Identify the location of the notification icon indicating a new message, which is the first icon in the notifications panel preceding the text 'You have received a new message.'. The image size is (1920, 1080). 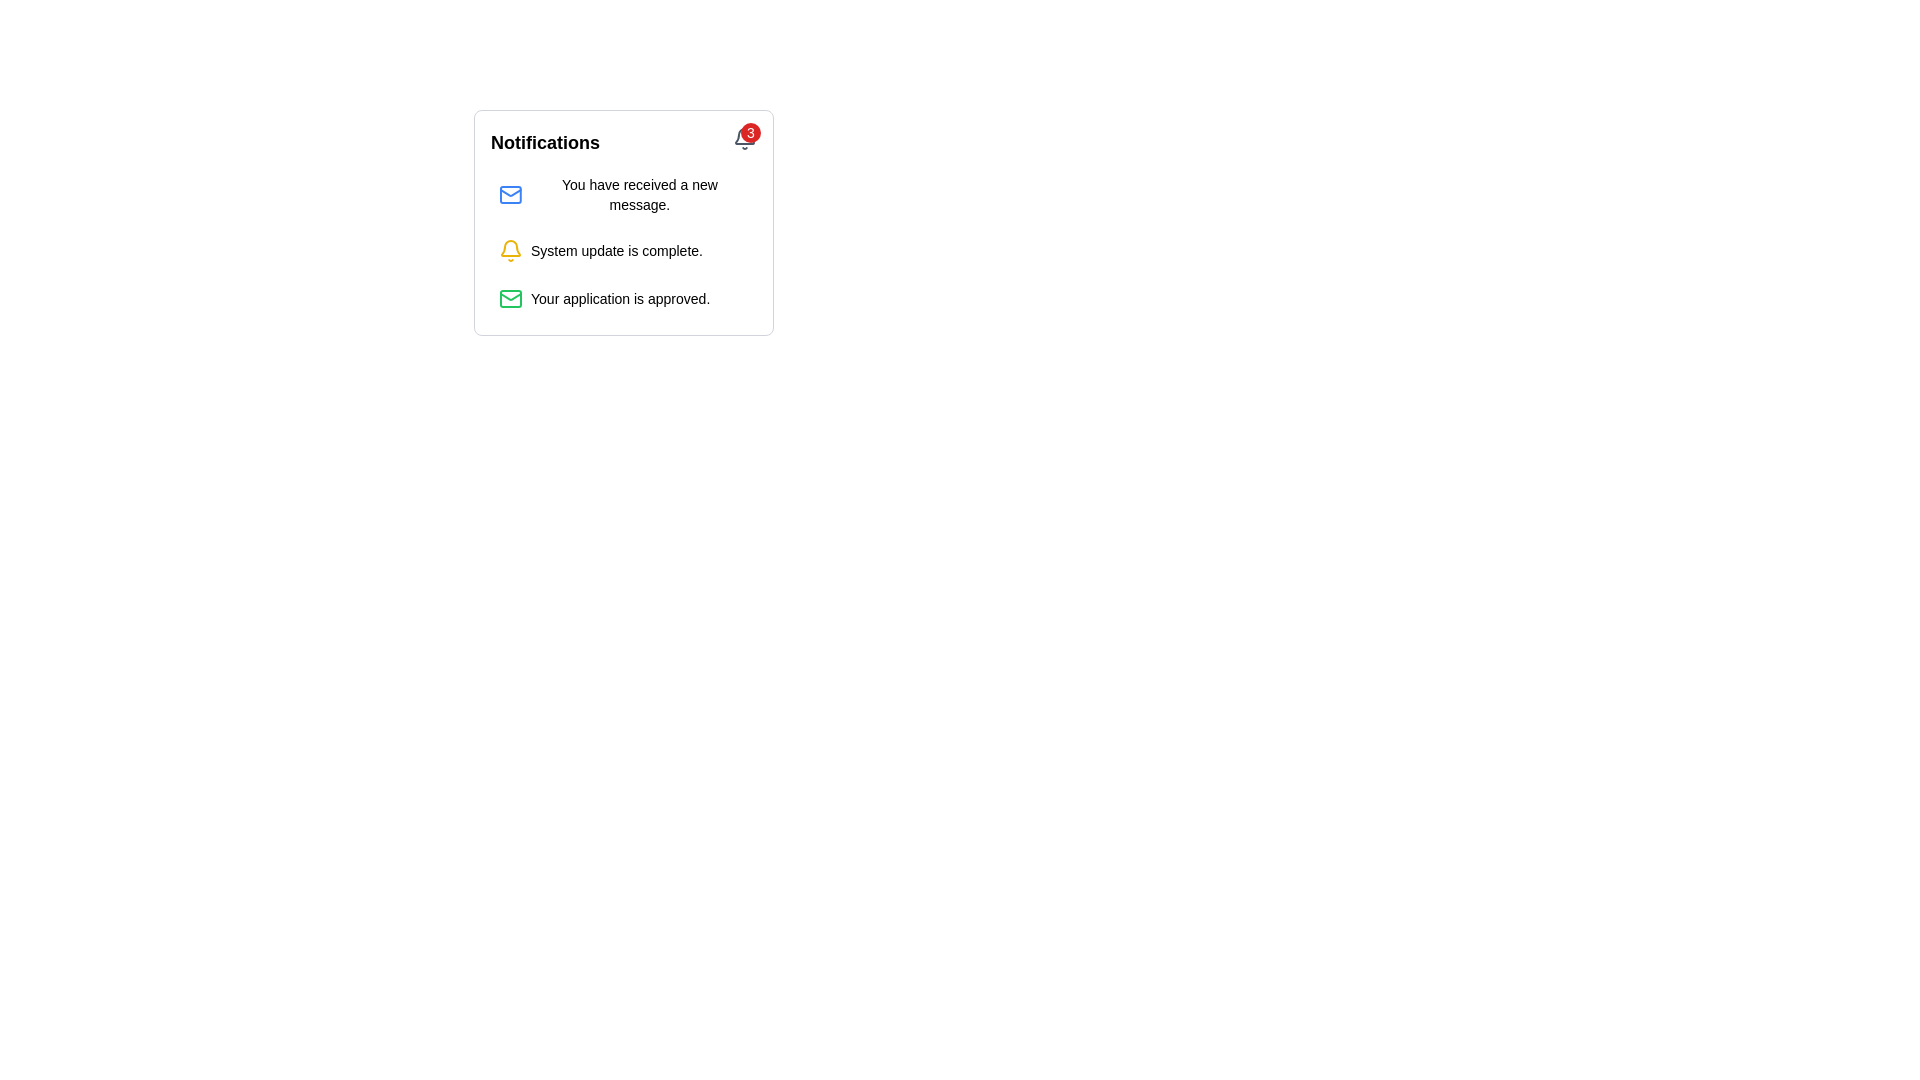
(510, 195).